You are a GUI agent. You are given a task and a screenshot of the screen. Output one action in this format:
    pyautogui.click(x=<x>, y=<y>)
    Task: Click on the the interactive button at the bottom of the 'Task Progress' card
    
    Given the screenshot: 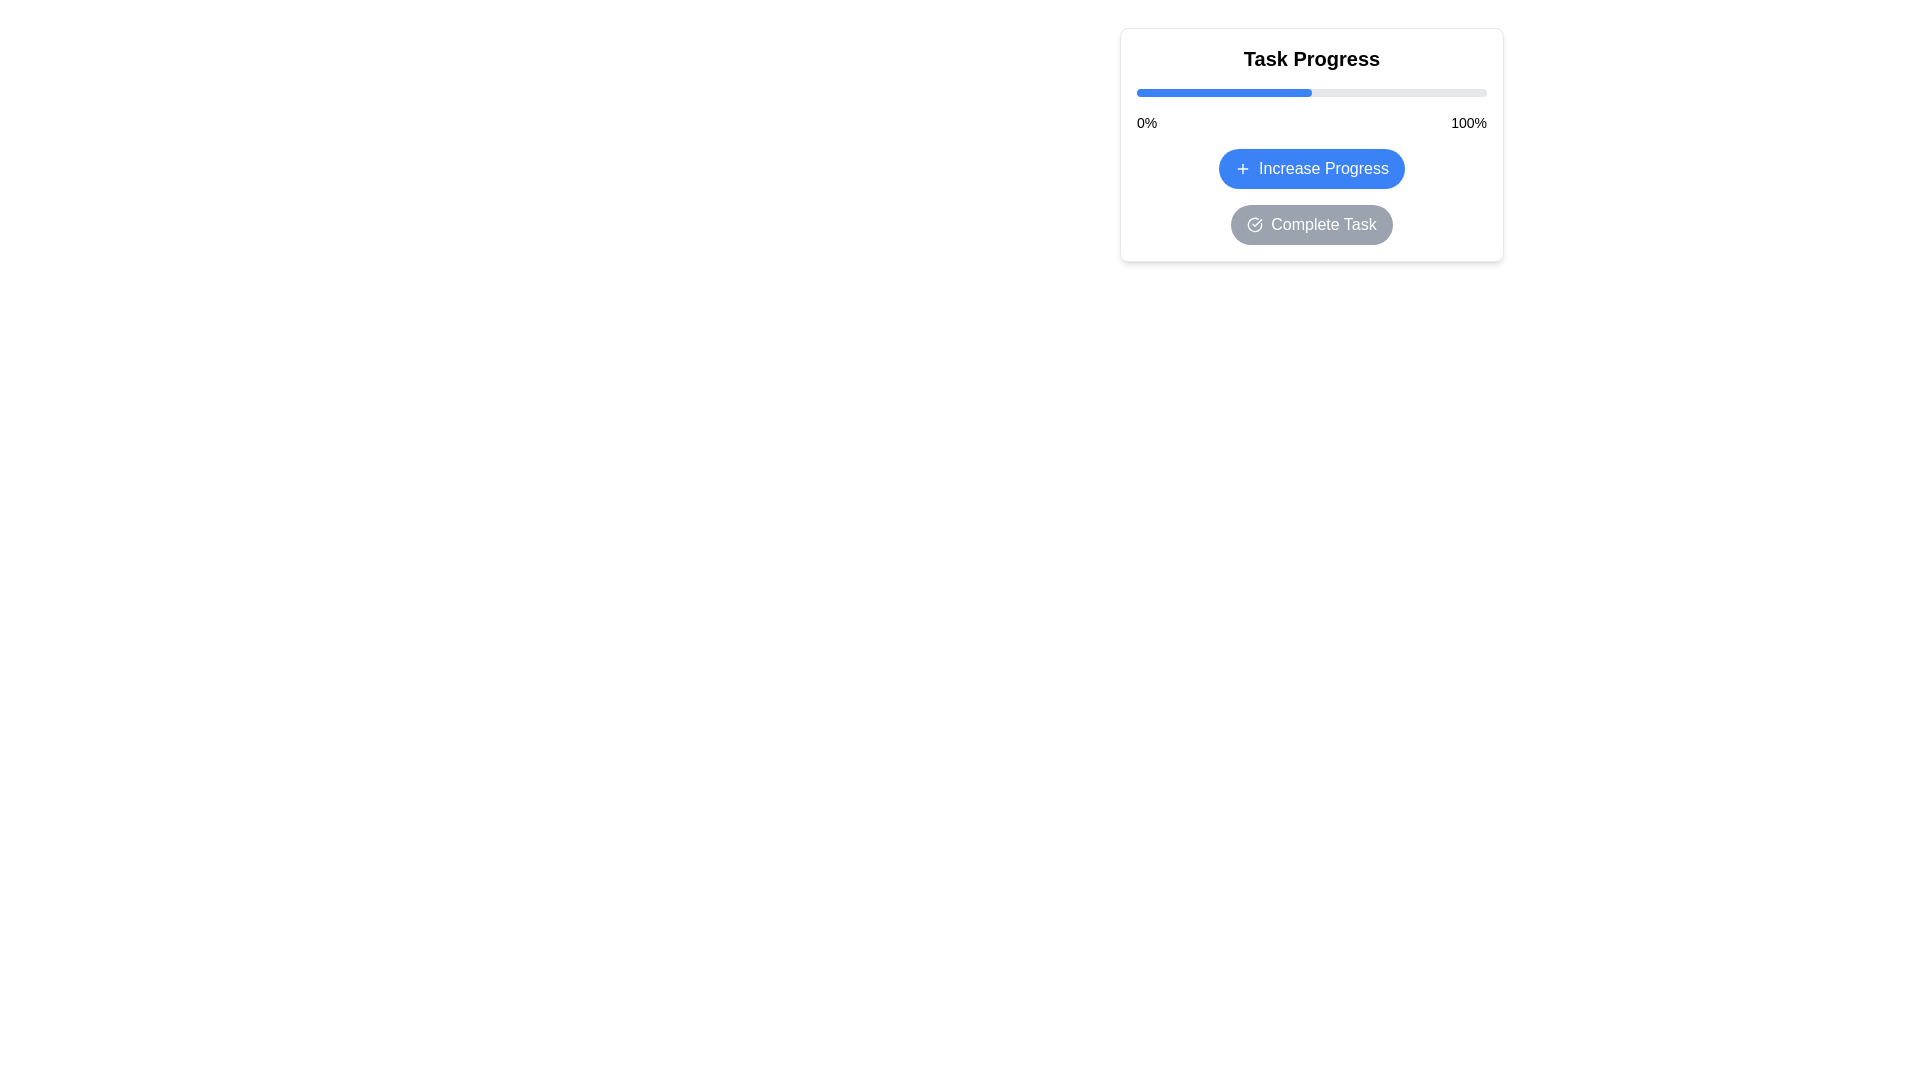 What is the action you would take?
    pyautogui.click(x=1311, y=224)
    